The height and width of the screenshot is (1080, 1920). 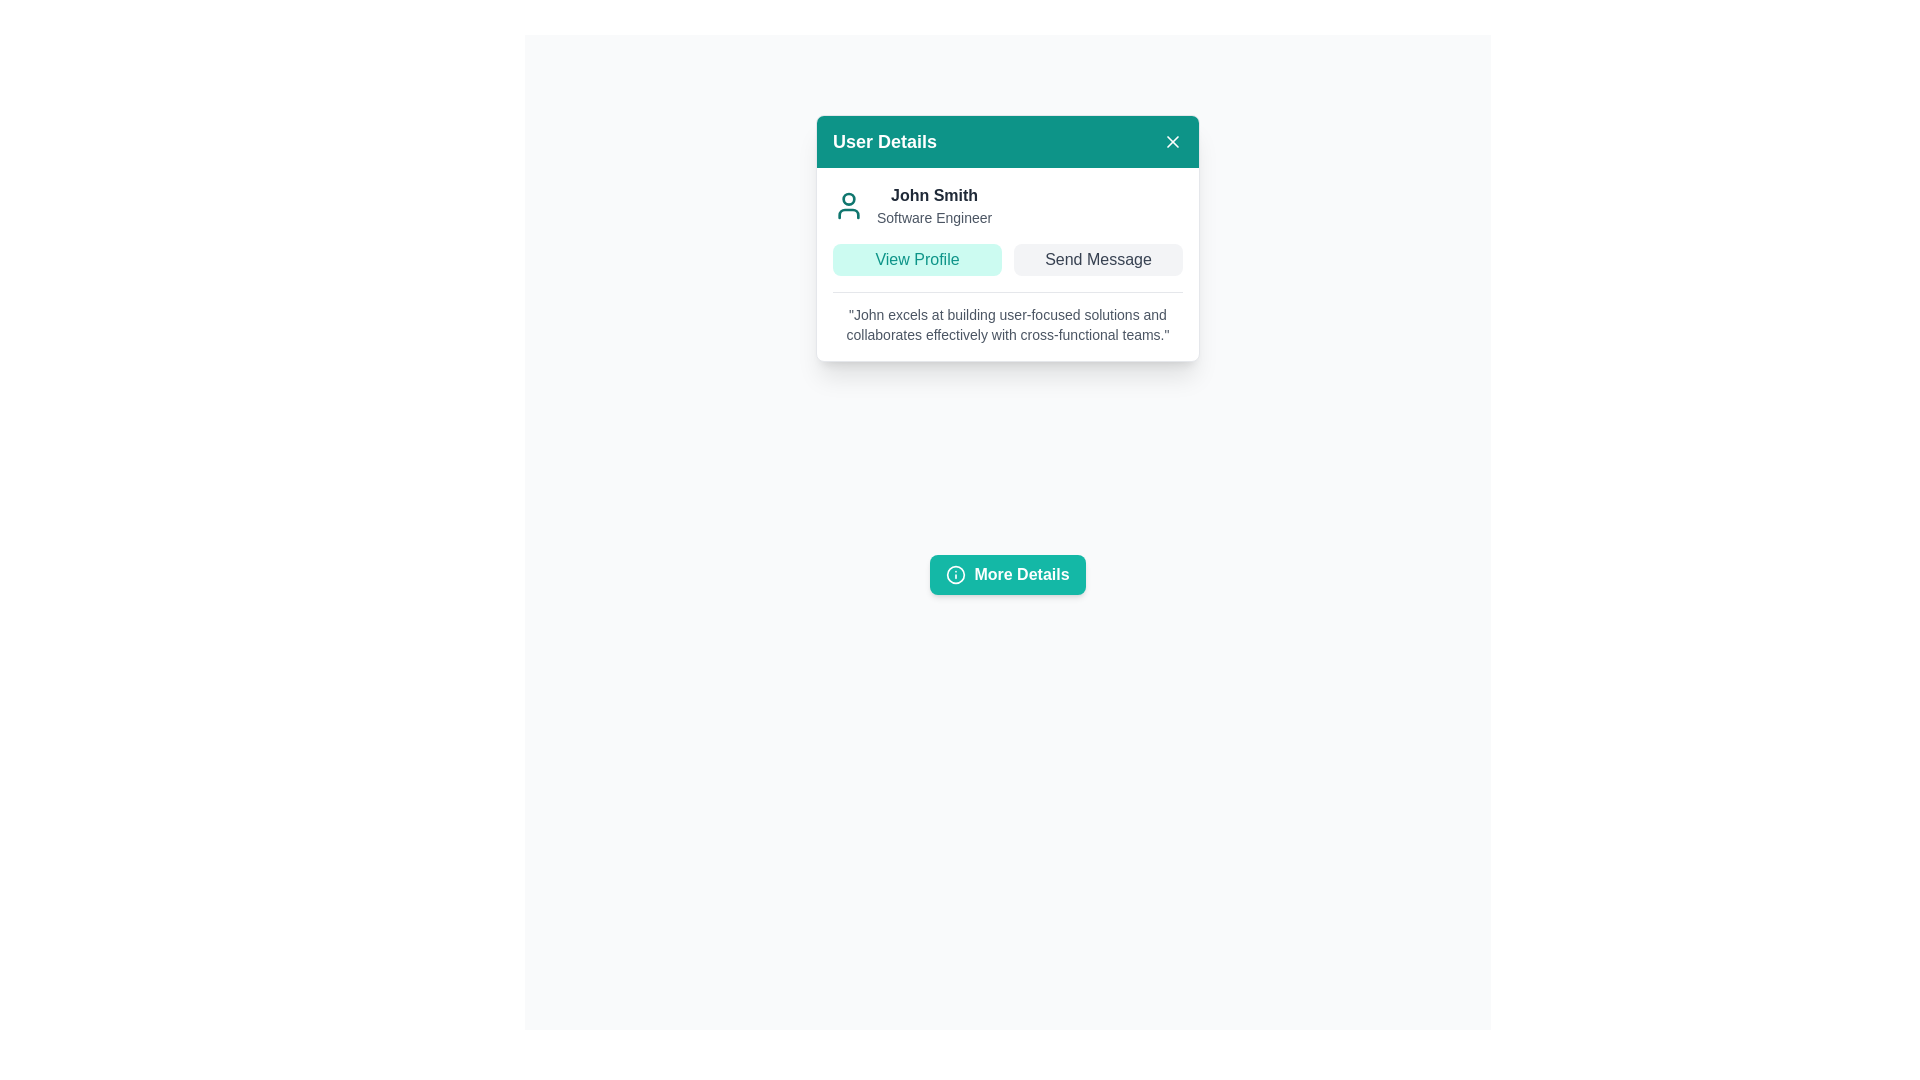 I want to click on the 'Send Message' button in the 'User Details' dialog box, which is rectangular with rounded corners and has dark gray text on a light gray background, so click(x=1097, y=258).